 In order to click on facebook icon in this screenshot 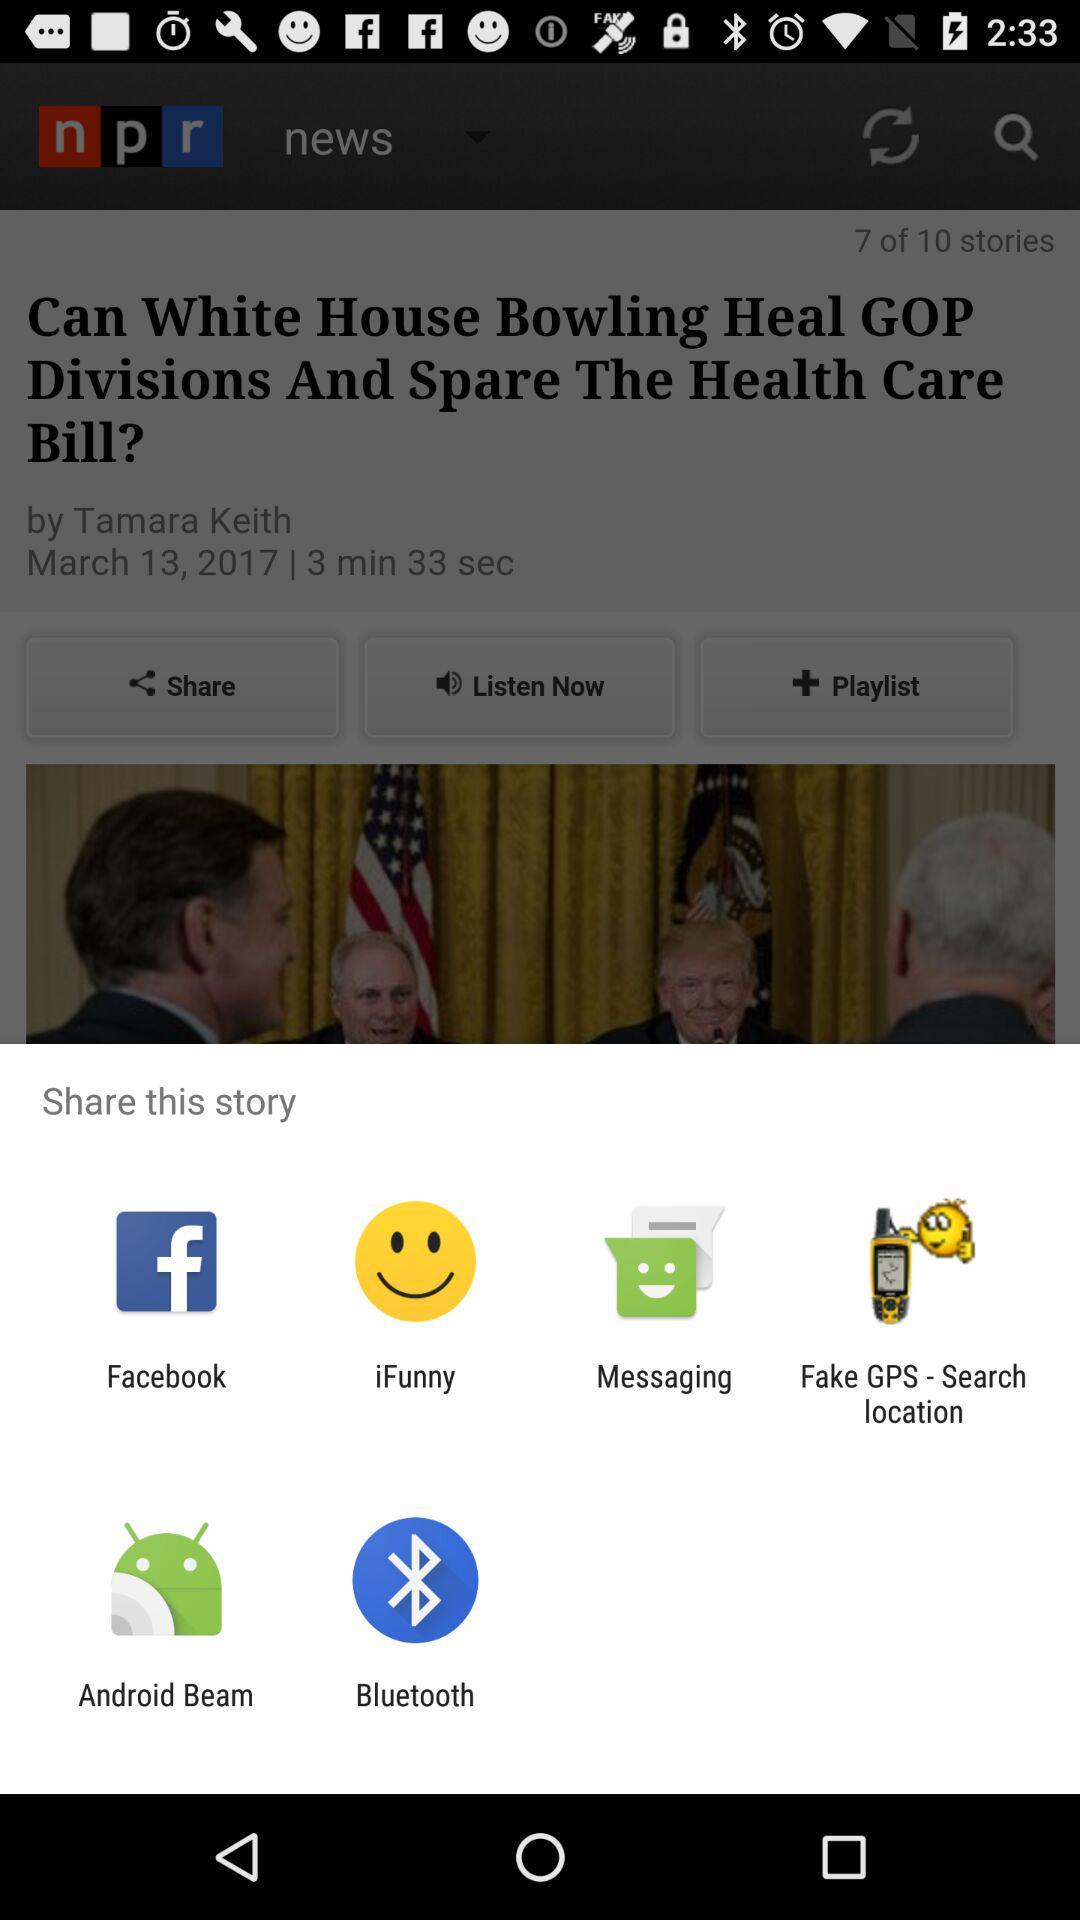, I will do `click(165, 1392)`.